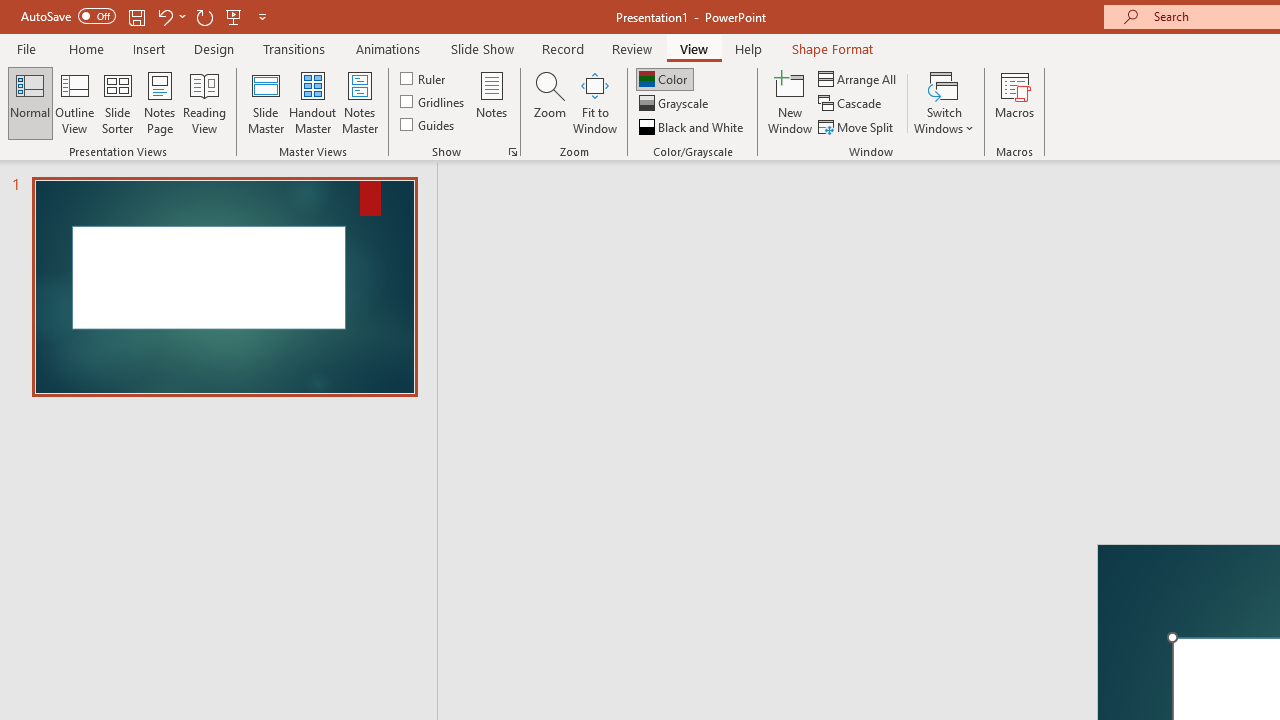 The height and width of the screenshot is (720, 1280). Describe the element at coordinates (492, 103) in the screenshot. I see `'Notes'` at that location.